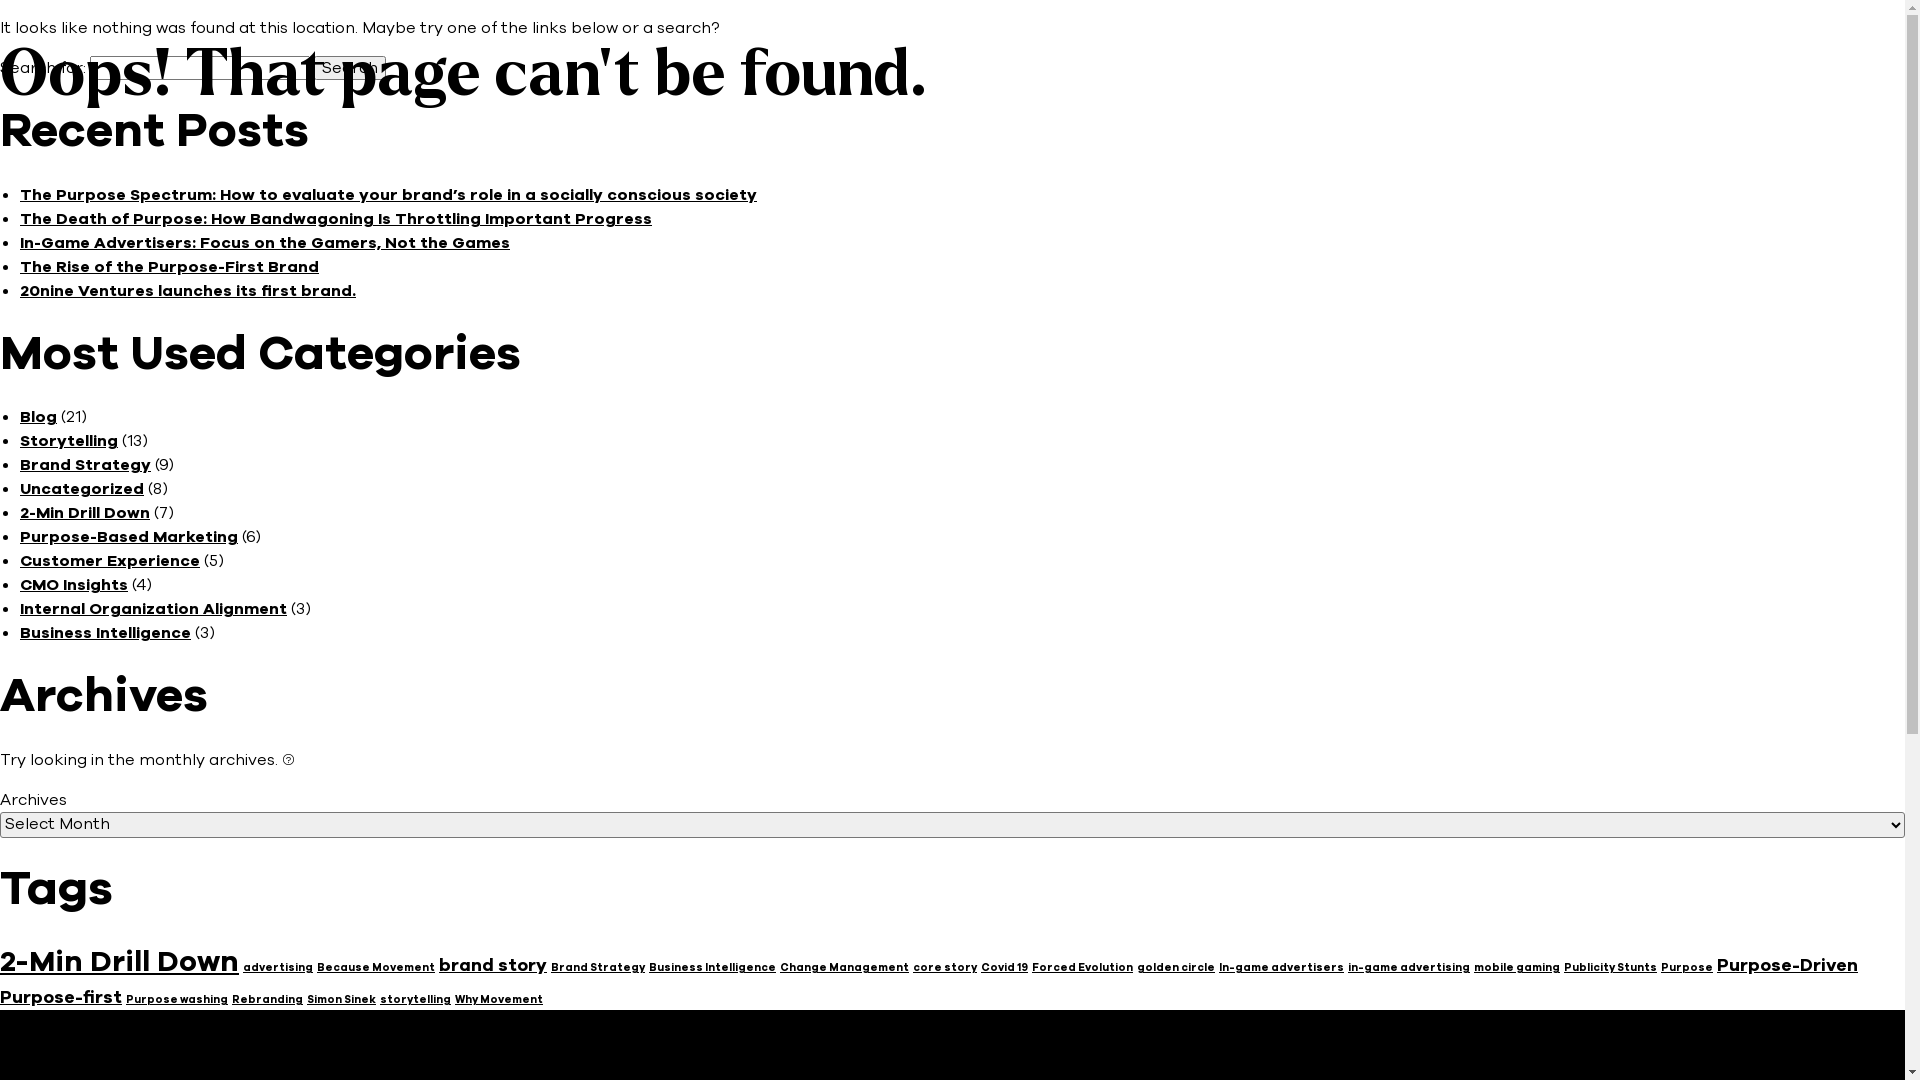  Describe the element at coordinates (1610, 966) in the screenshot. I see `'Publicity Stunts'` at that location.